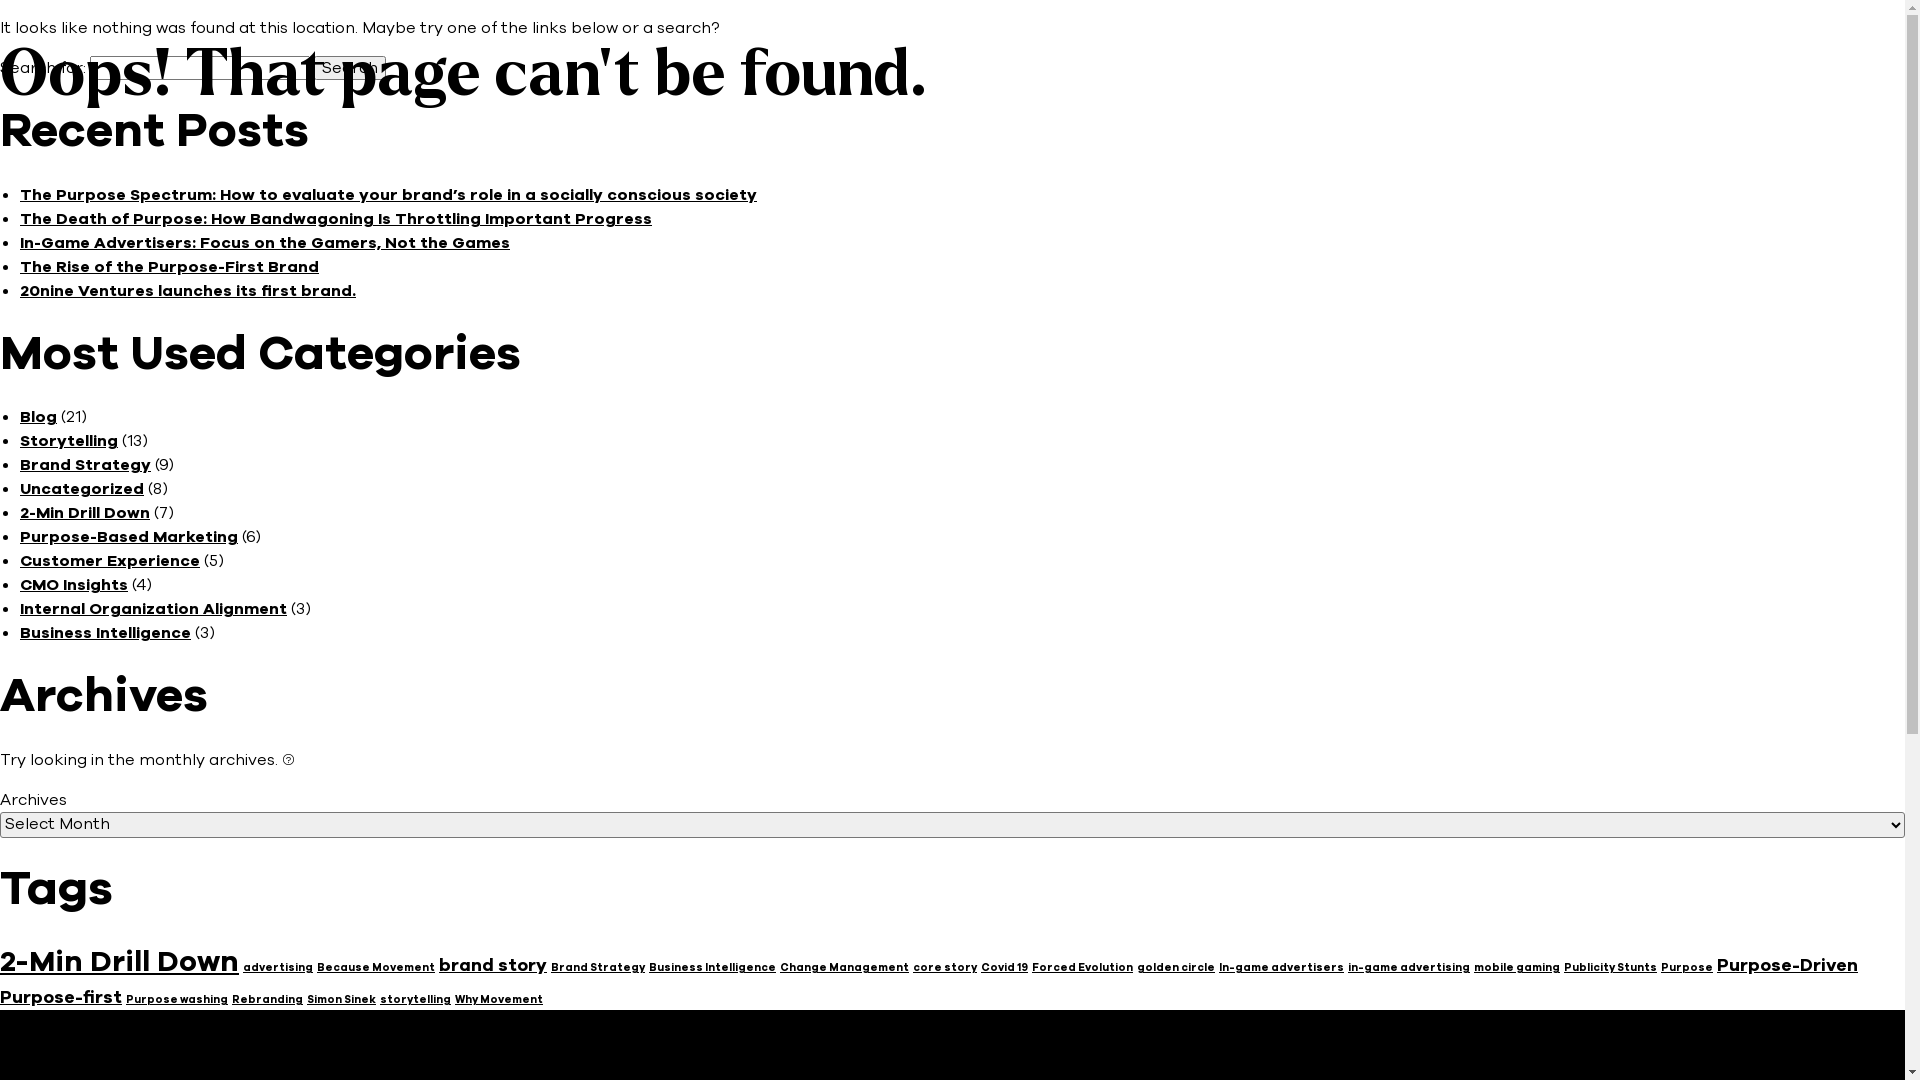  Describe the element at coordinates (1610, 966) in the screenshot. I see `'Publicity Stunts'` at that location.